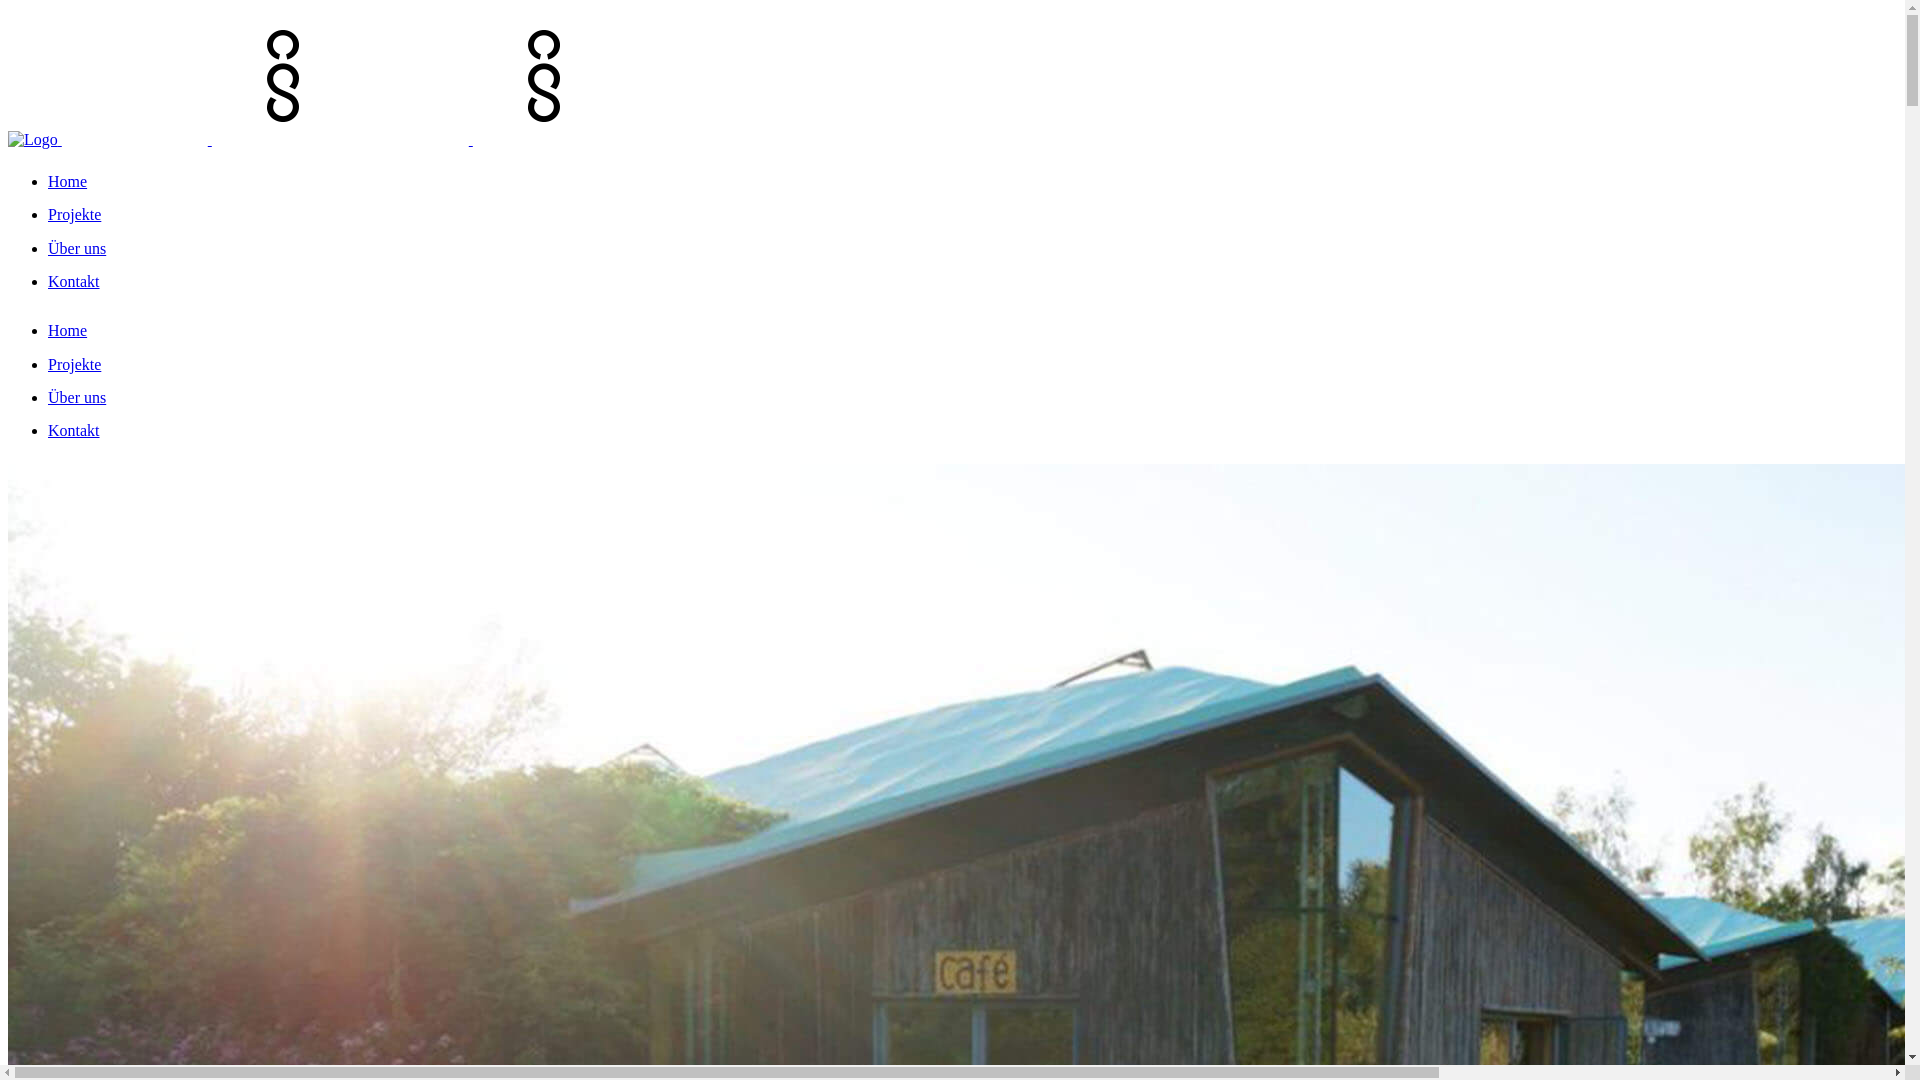 Image resolution: width=1920 pixels, height=1080 pixels. I want to click on 'Projekte', so click(74, 364).